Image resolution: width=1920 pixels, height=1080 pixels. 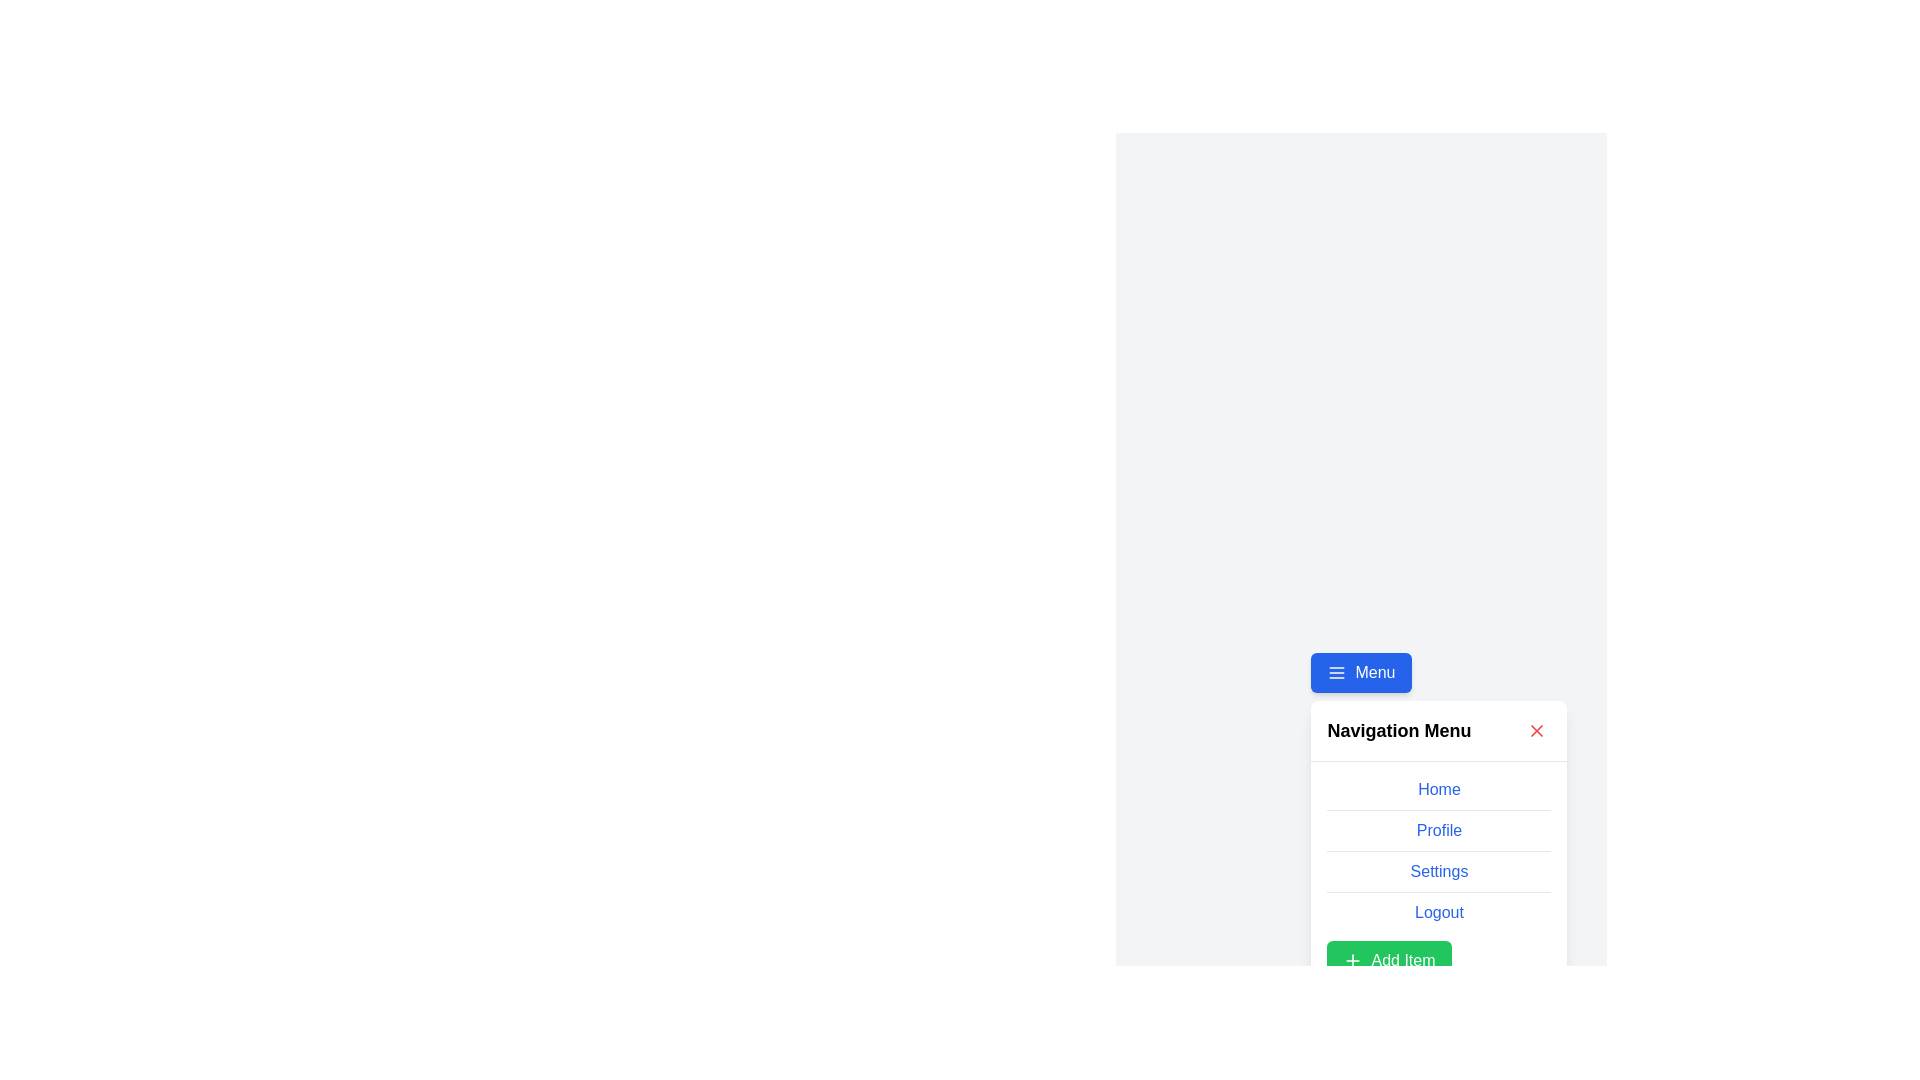 I want to click on the 'Add Item' button located at the bottom of the navigation menu, which has a green background and white text with a plus symbol, so click(x=1388, y=959).